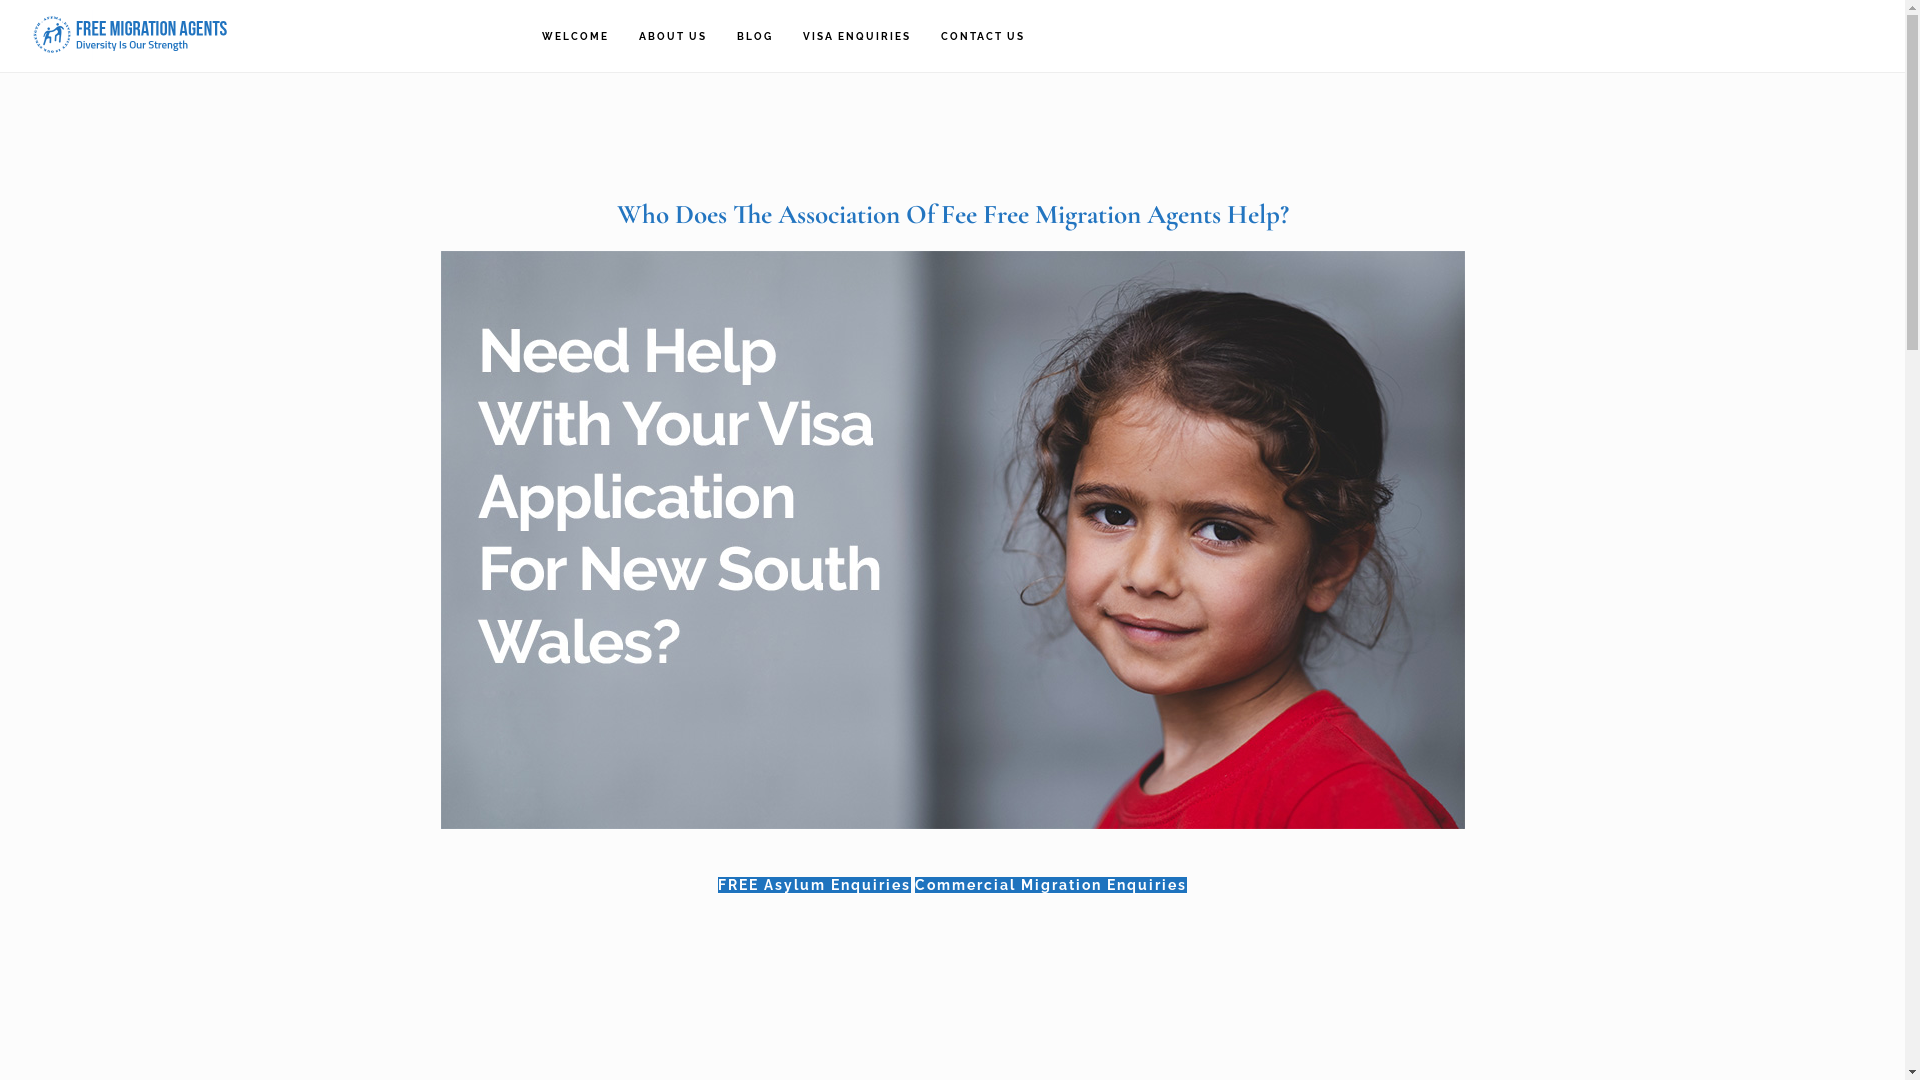 The image size is (1920, 1080). Describe the element at coordinates (814, 884) in the screenshot. I see `'FREE Asylum Enquiries'` at that location.